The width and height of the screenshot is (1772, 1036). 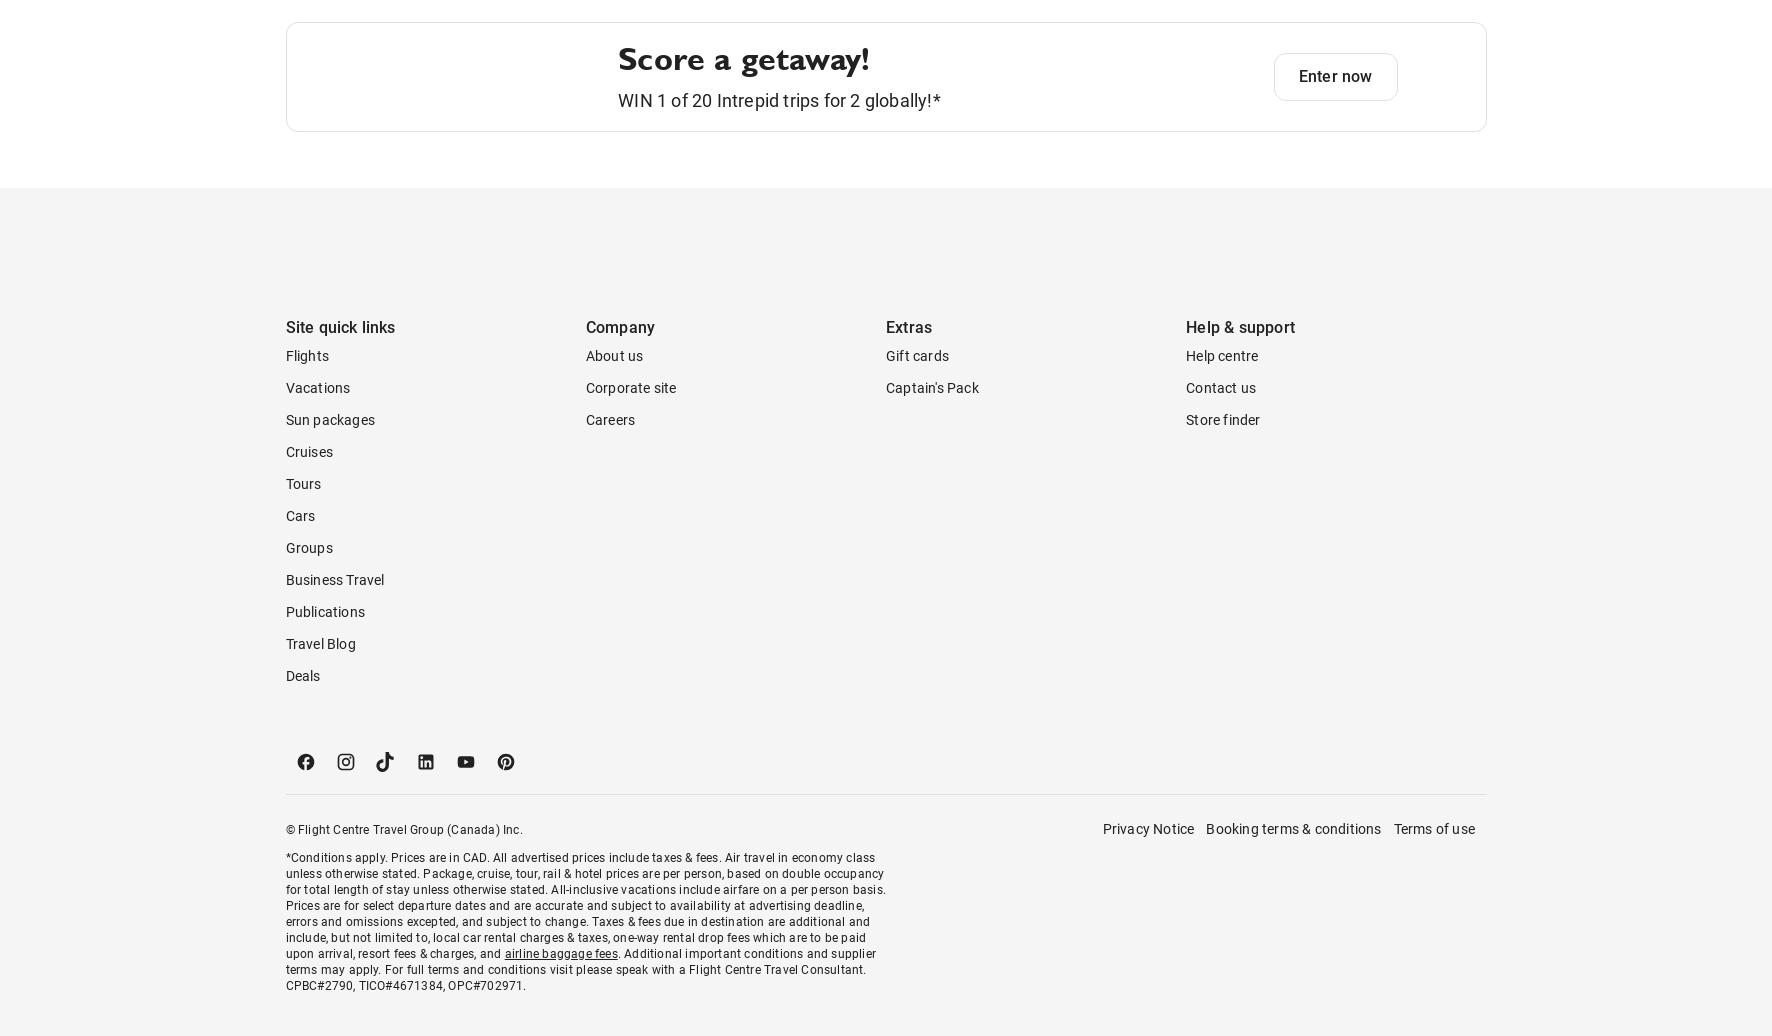 I want to click on 'Tours', so click(x=302, y=563).